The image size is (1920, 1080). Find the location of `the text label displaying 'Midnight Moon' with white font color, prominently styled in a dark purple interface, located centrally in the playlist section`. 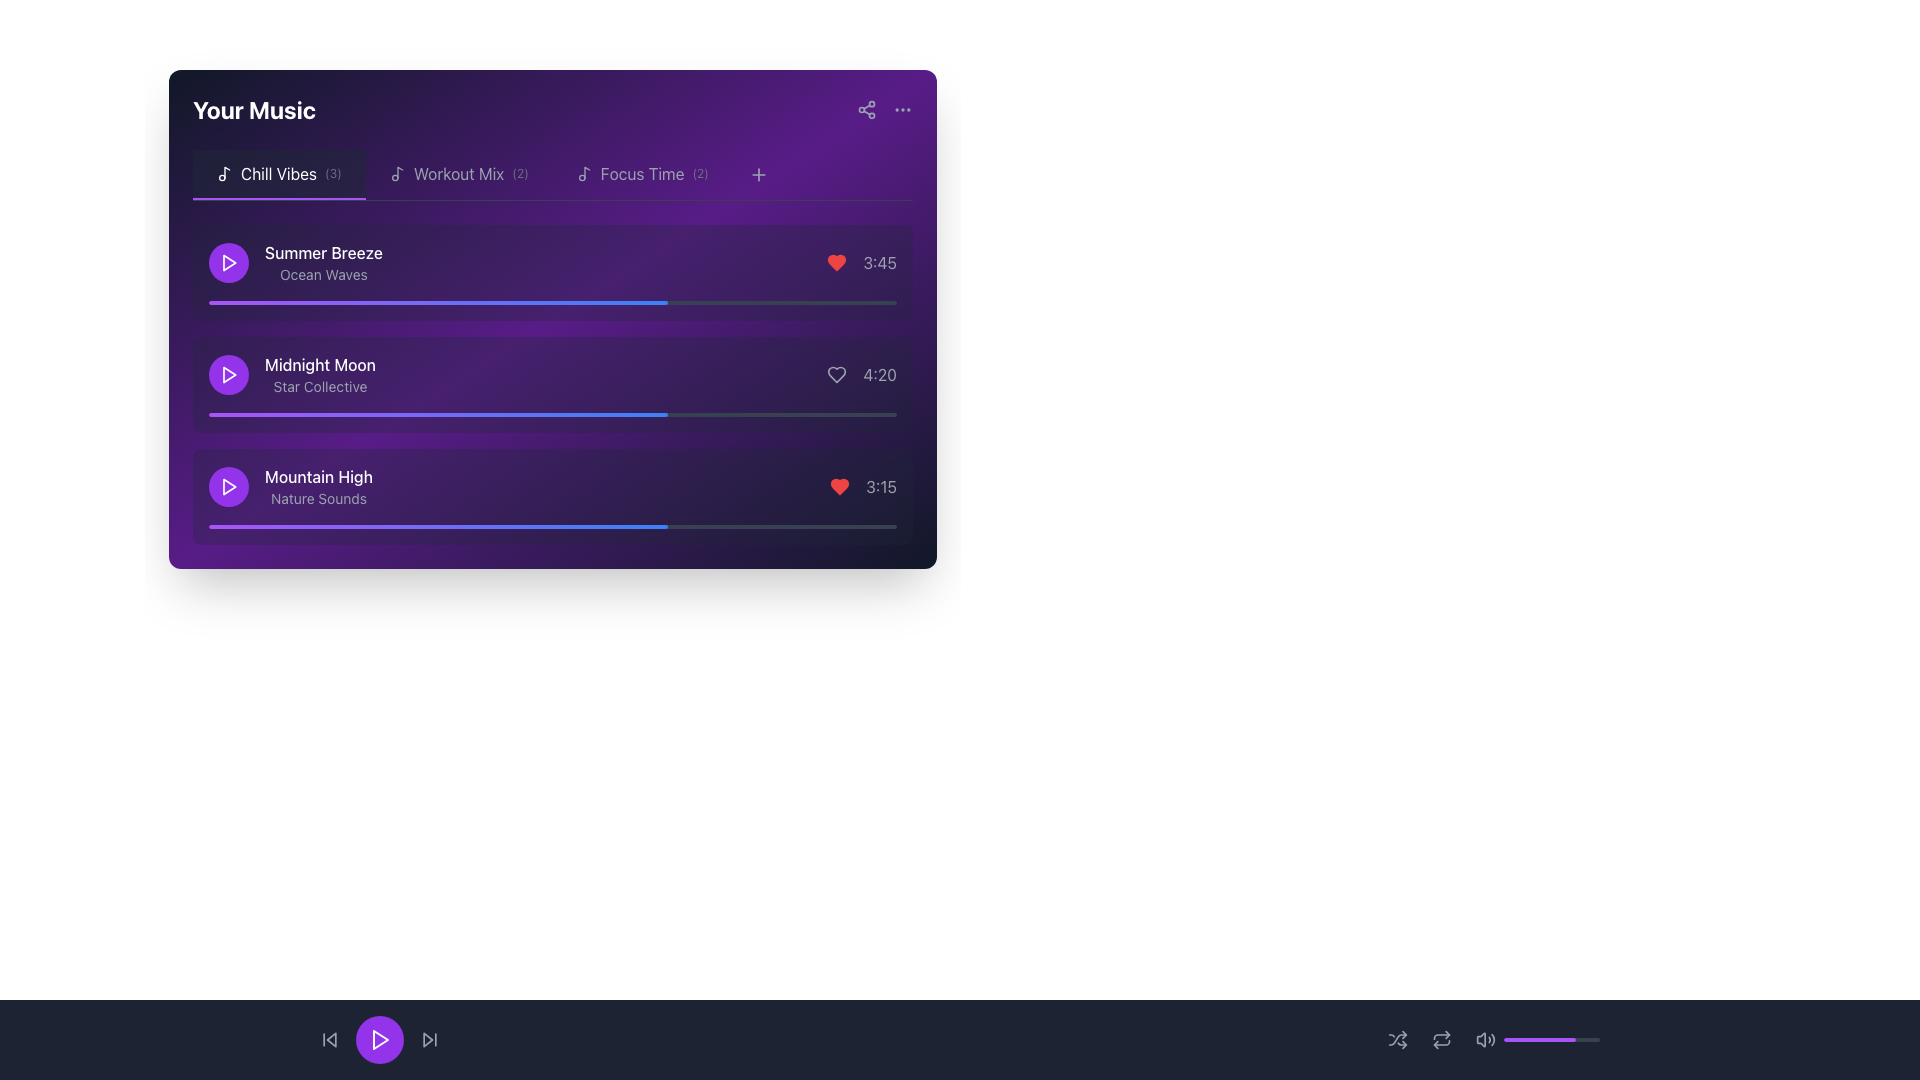

the text label displaying 'Midnight Moon' with white font color, prominently styled in a dark purple interface, located centrally in the playlist section is located at coordinates (320, 365).